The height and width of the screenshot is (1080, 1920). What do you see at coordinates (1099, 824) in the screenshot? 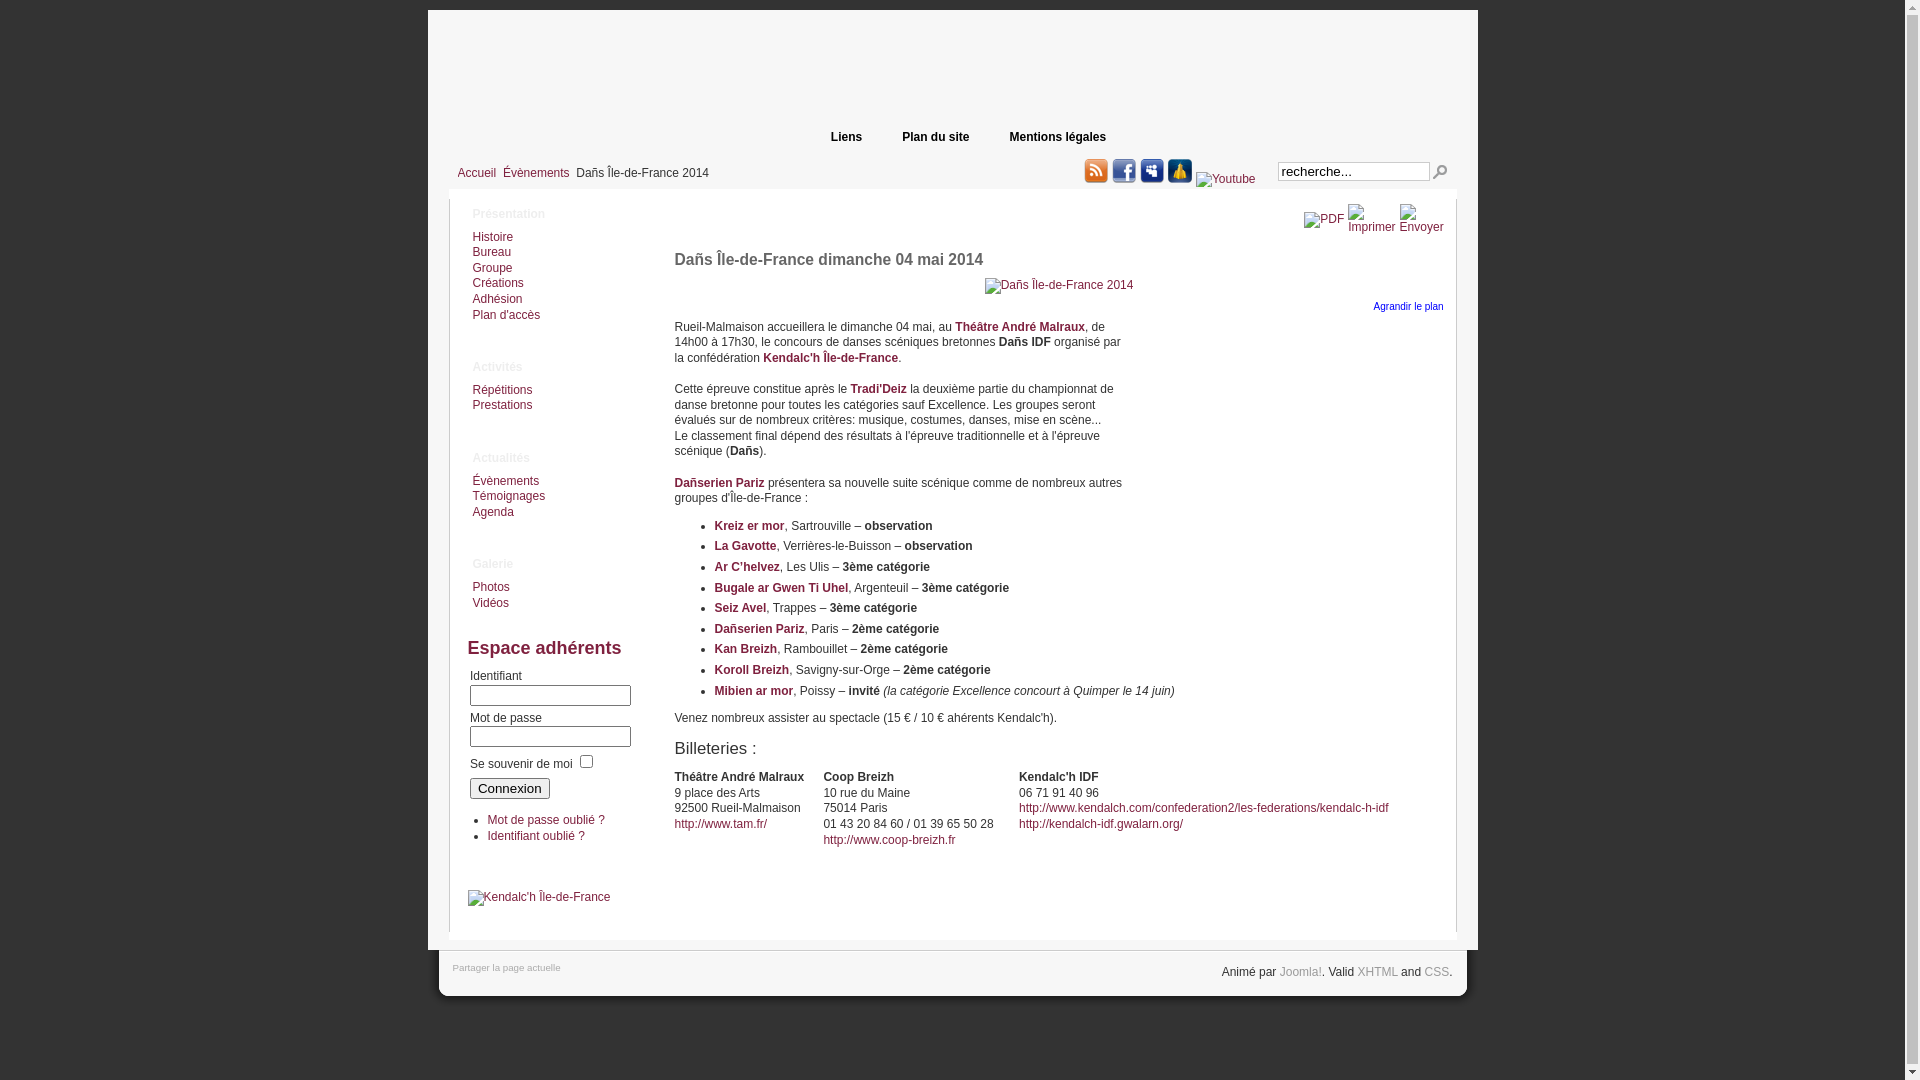
I see `'http://kendalch-idf.gwalarn.org/'` at bounding box center [1099, 824].